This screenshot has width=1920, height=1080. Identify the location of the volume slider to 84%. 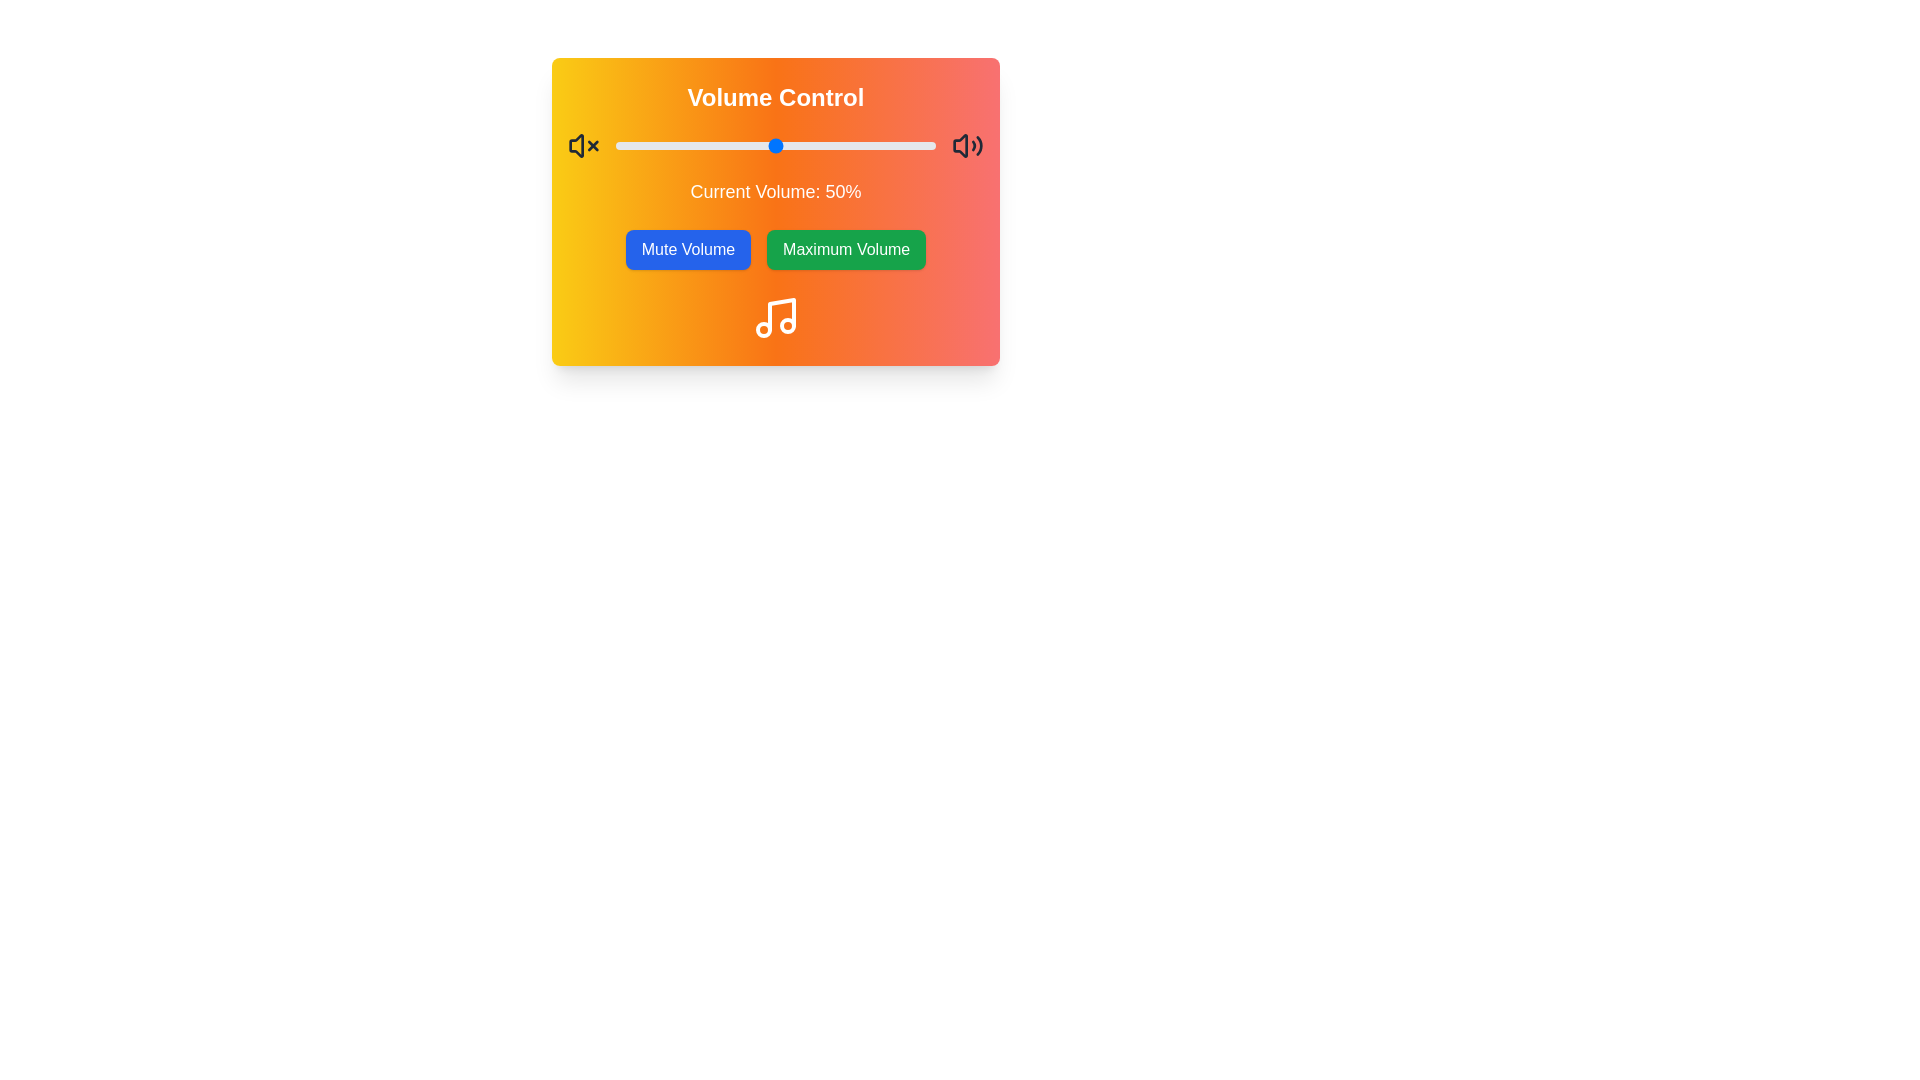
(883, 145).